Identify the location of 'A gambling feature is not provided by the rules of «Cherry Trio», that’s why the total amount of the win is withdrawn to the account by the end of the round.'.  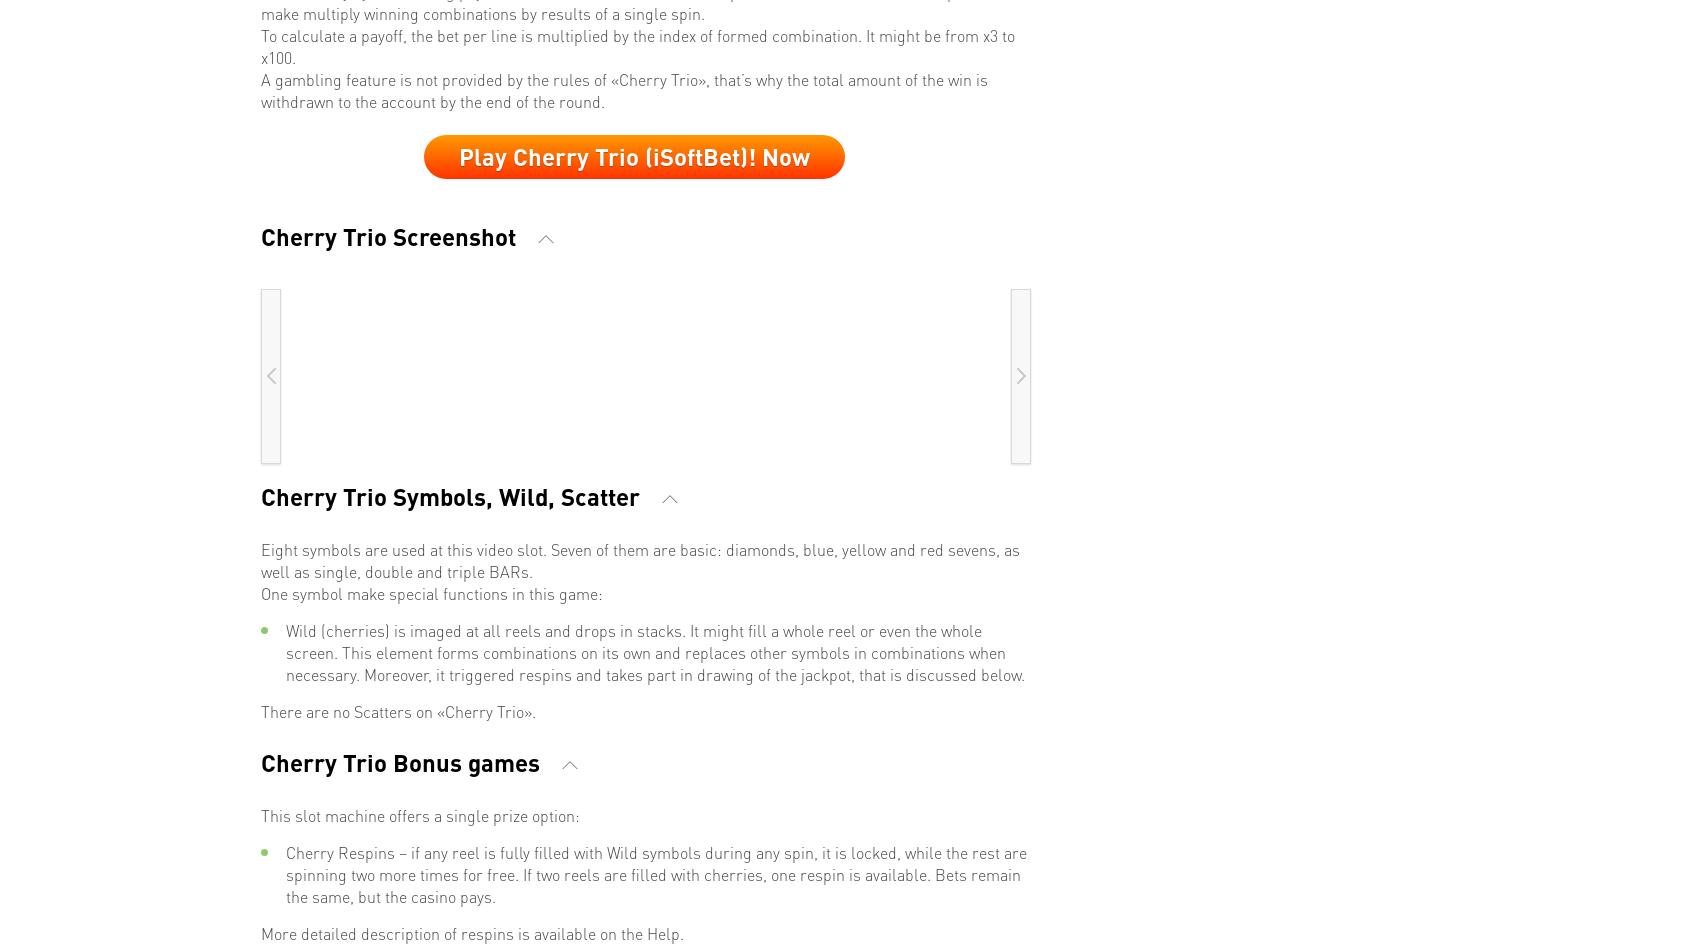
(623, 89).